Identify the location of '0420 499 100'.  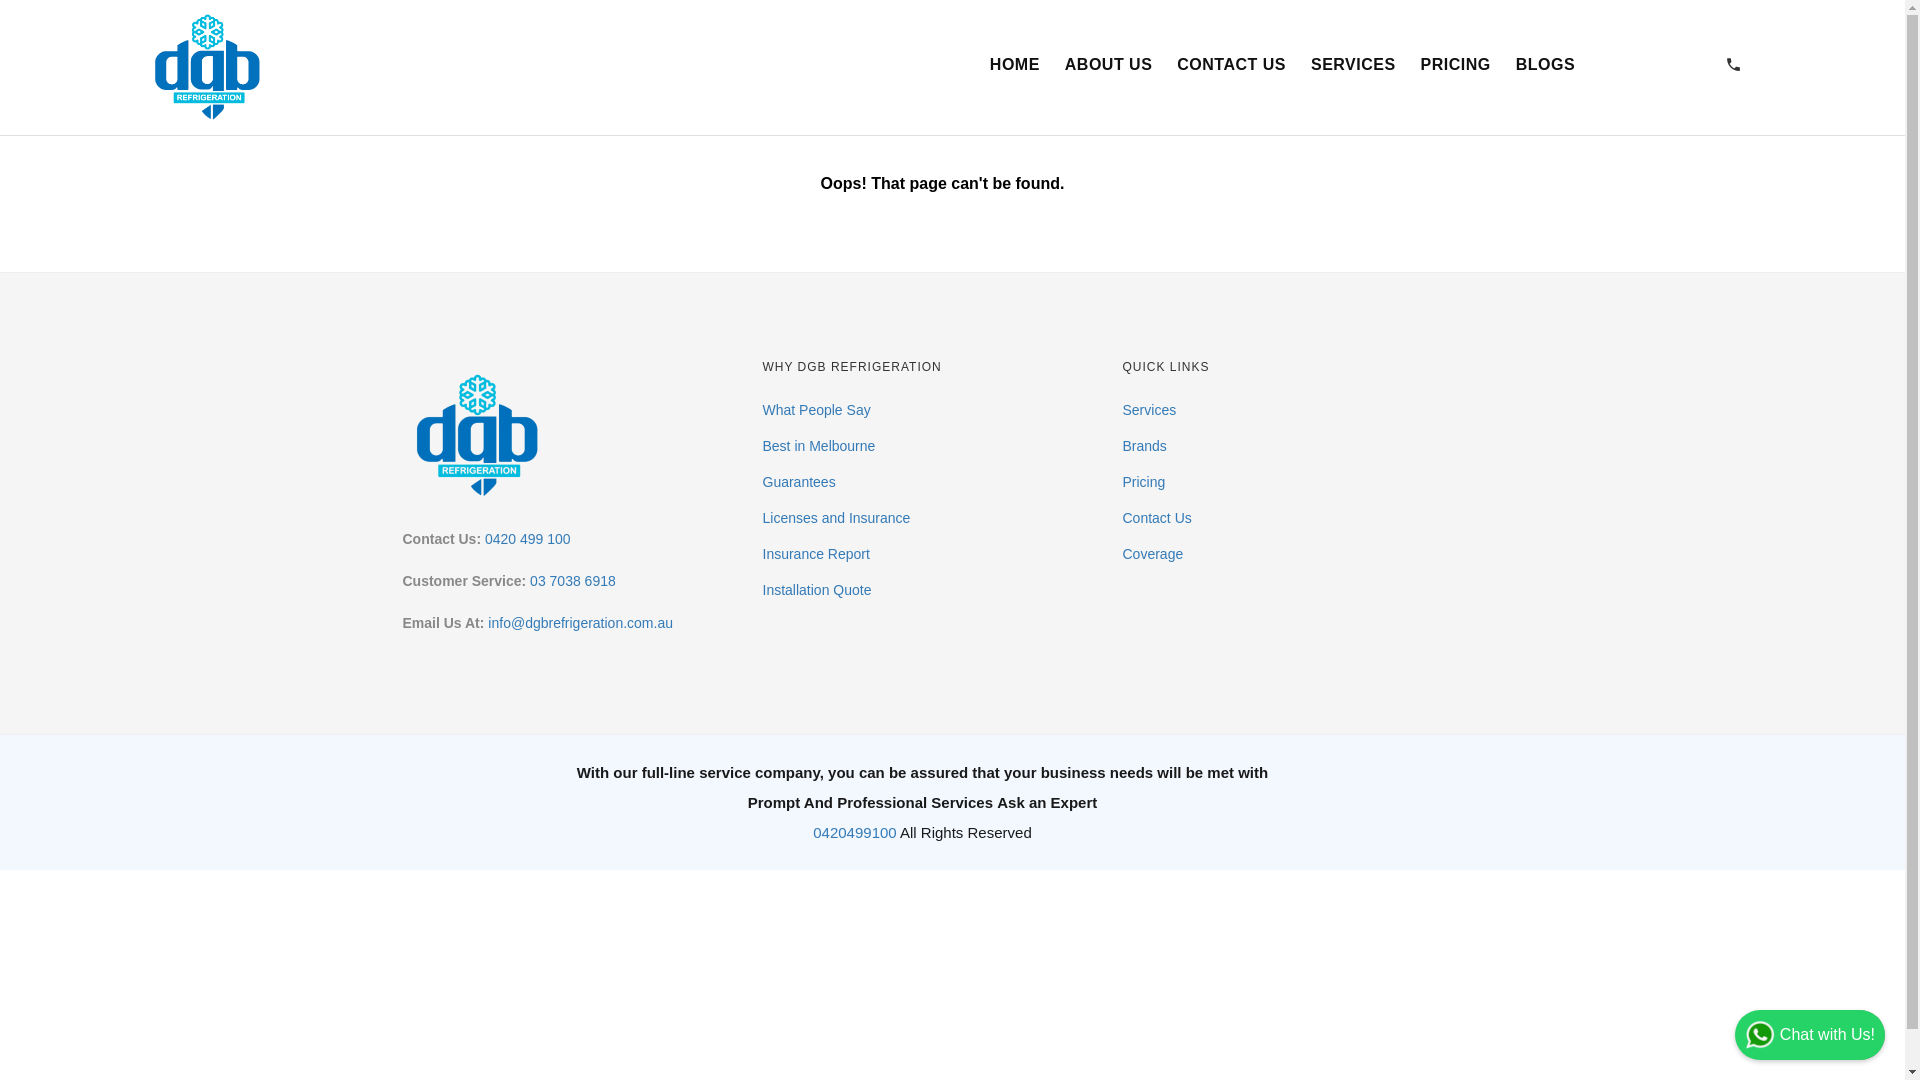
(528, 538).